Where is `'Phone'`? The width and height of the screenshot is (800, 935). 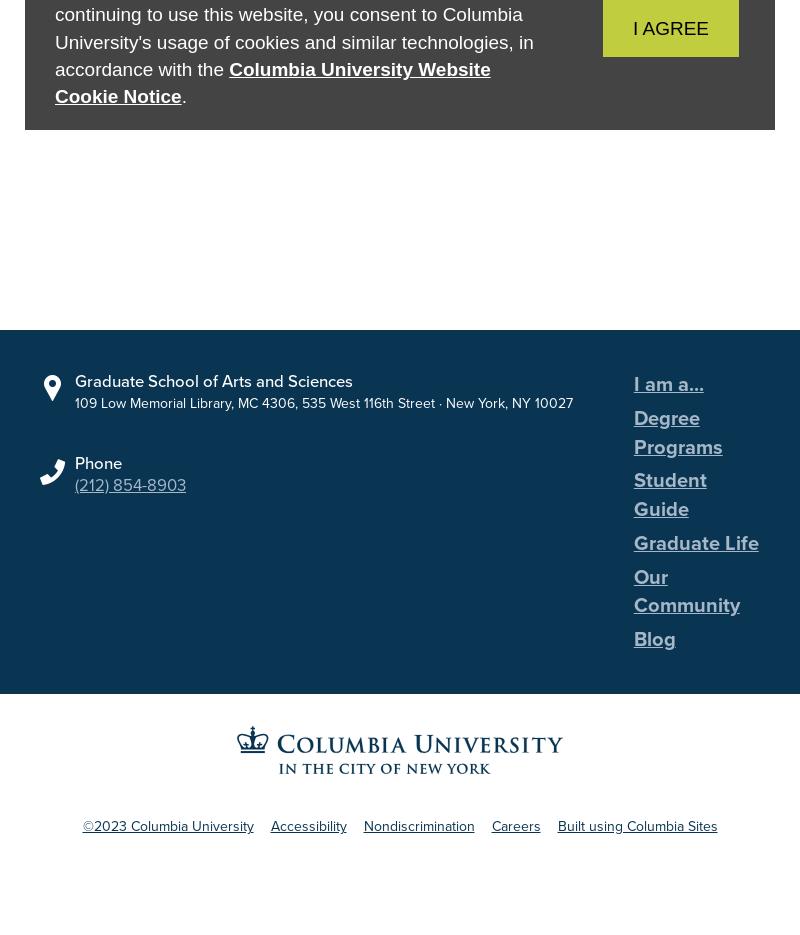 'Phone' is located at coordinates (98, 461).